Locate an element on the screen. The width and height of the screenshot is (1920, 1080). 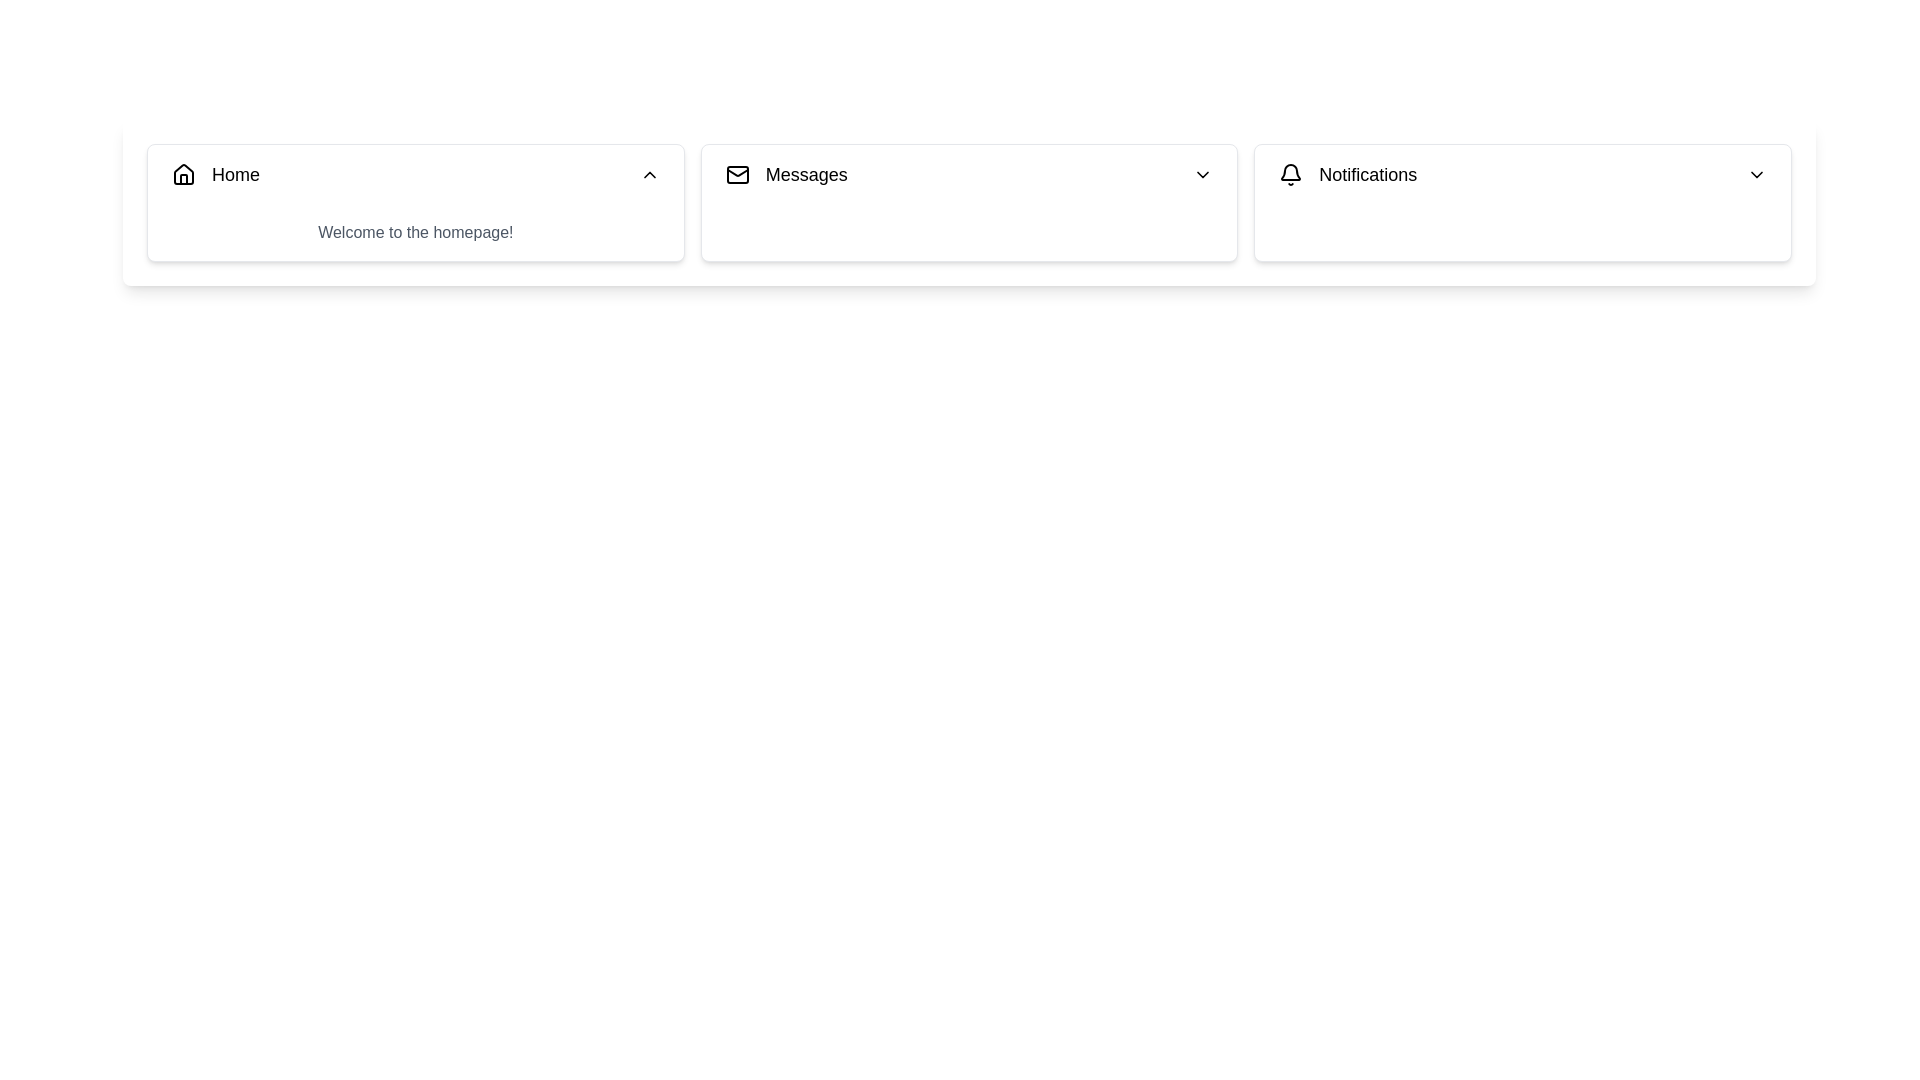
the 'Home' navigation icon located in the top-left portion of the interface, which is positioned above and to the left of the text 'Home' is located at coordinates (183, 173).